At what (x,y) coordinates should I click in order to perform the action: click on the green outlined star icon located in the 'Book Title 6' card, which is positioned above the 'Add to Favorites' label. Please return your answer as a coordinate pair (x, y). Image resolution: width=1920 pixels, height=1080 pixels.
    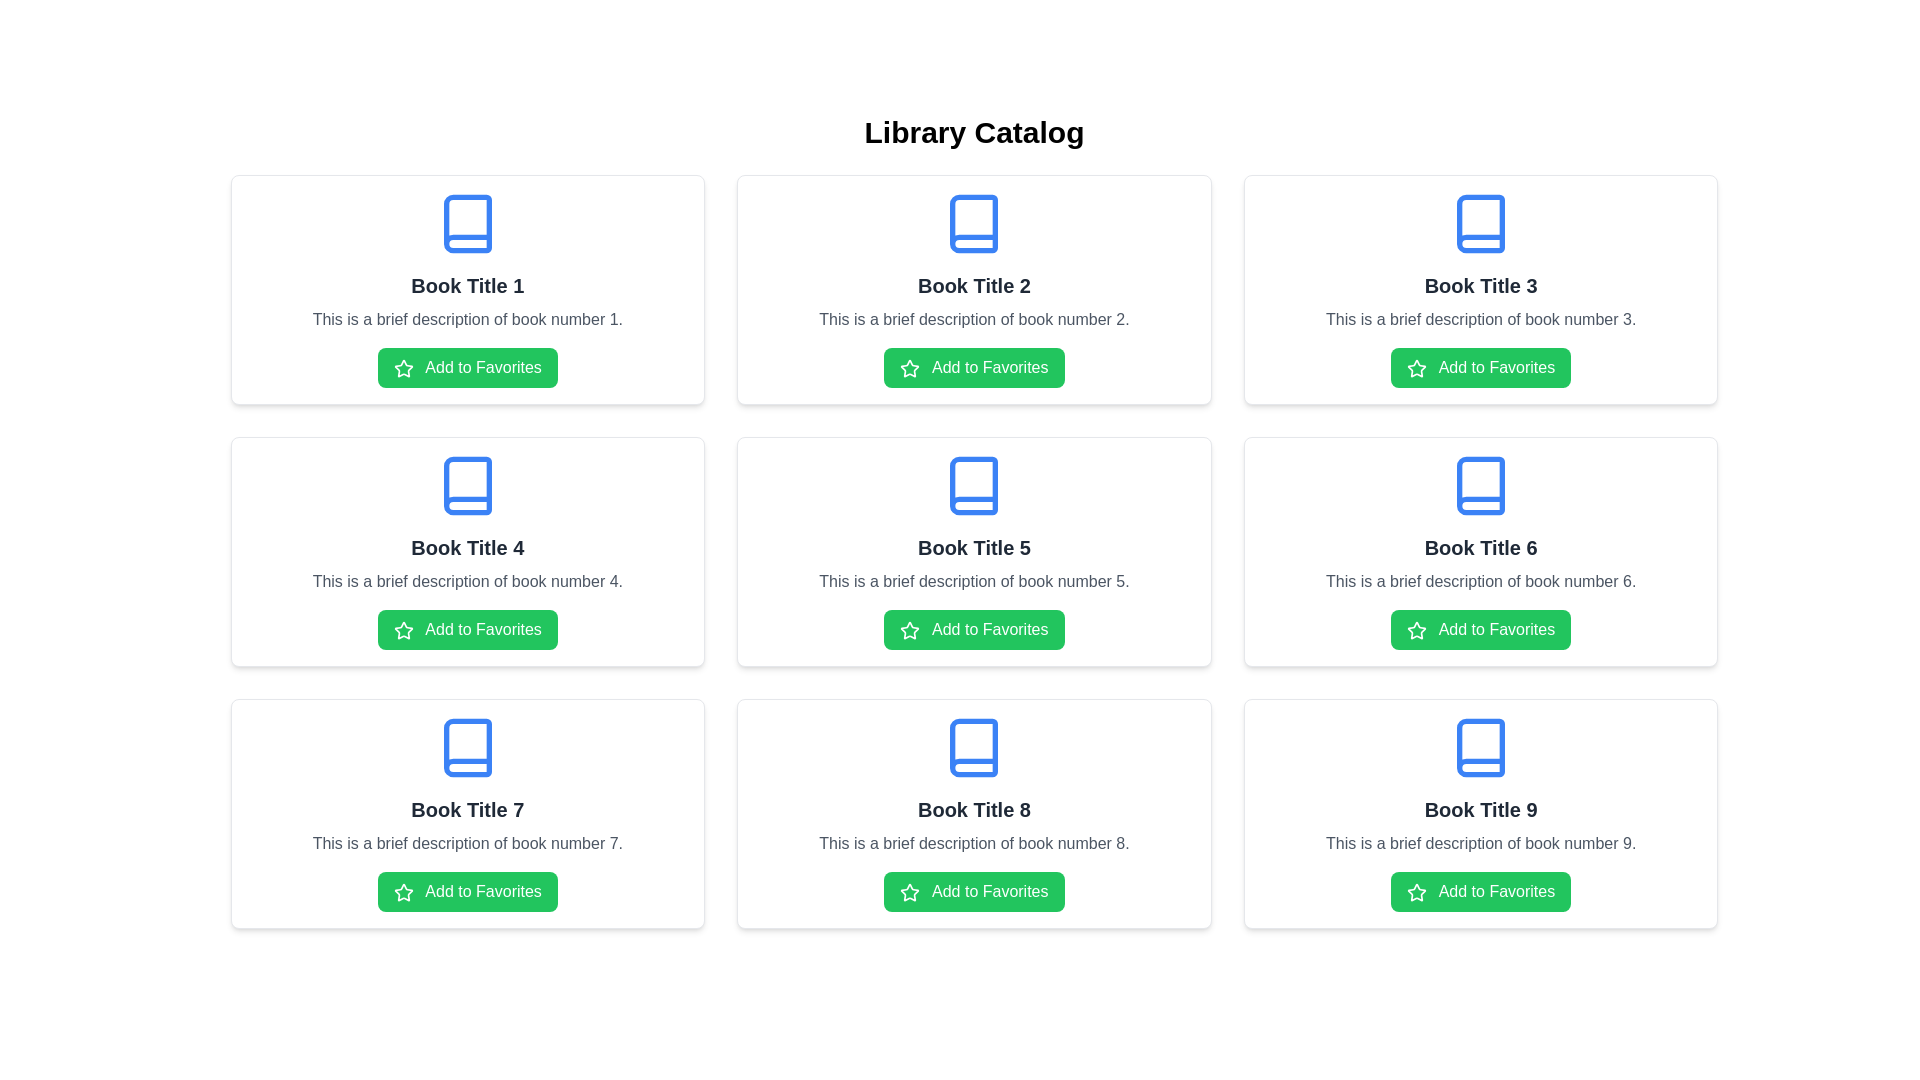
    Looking at the image, I should click on (1416, 630).